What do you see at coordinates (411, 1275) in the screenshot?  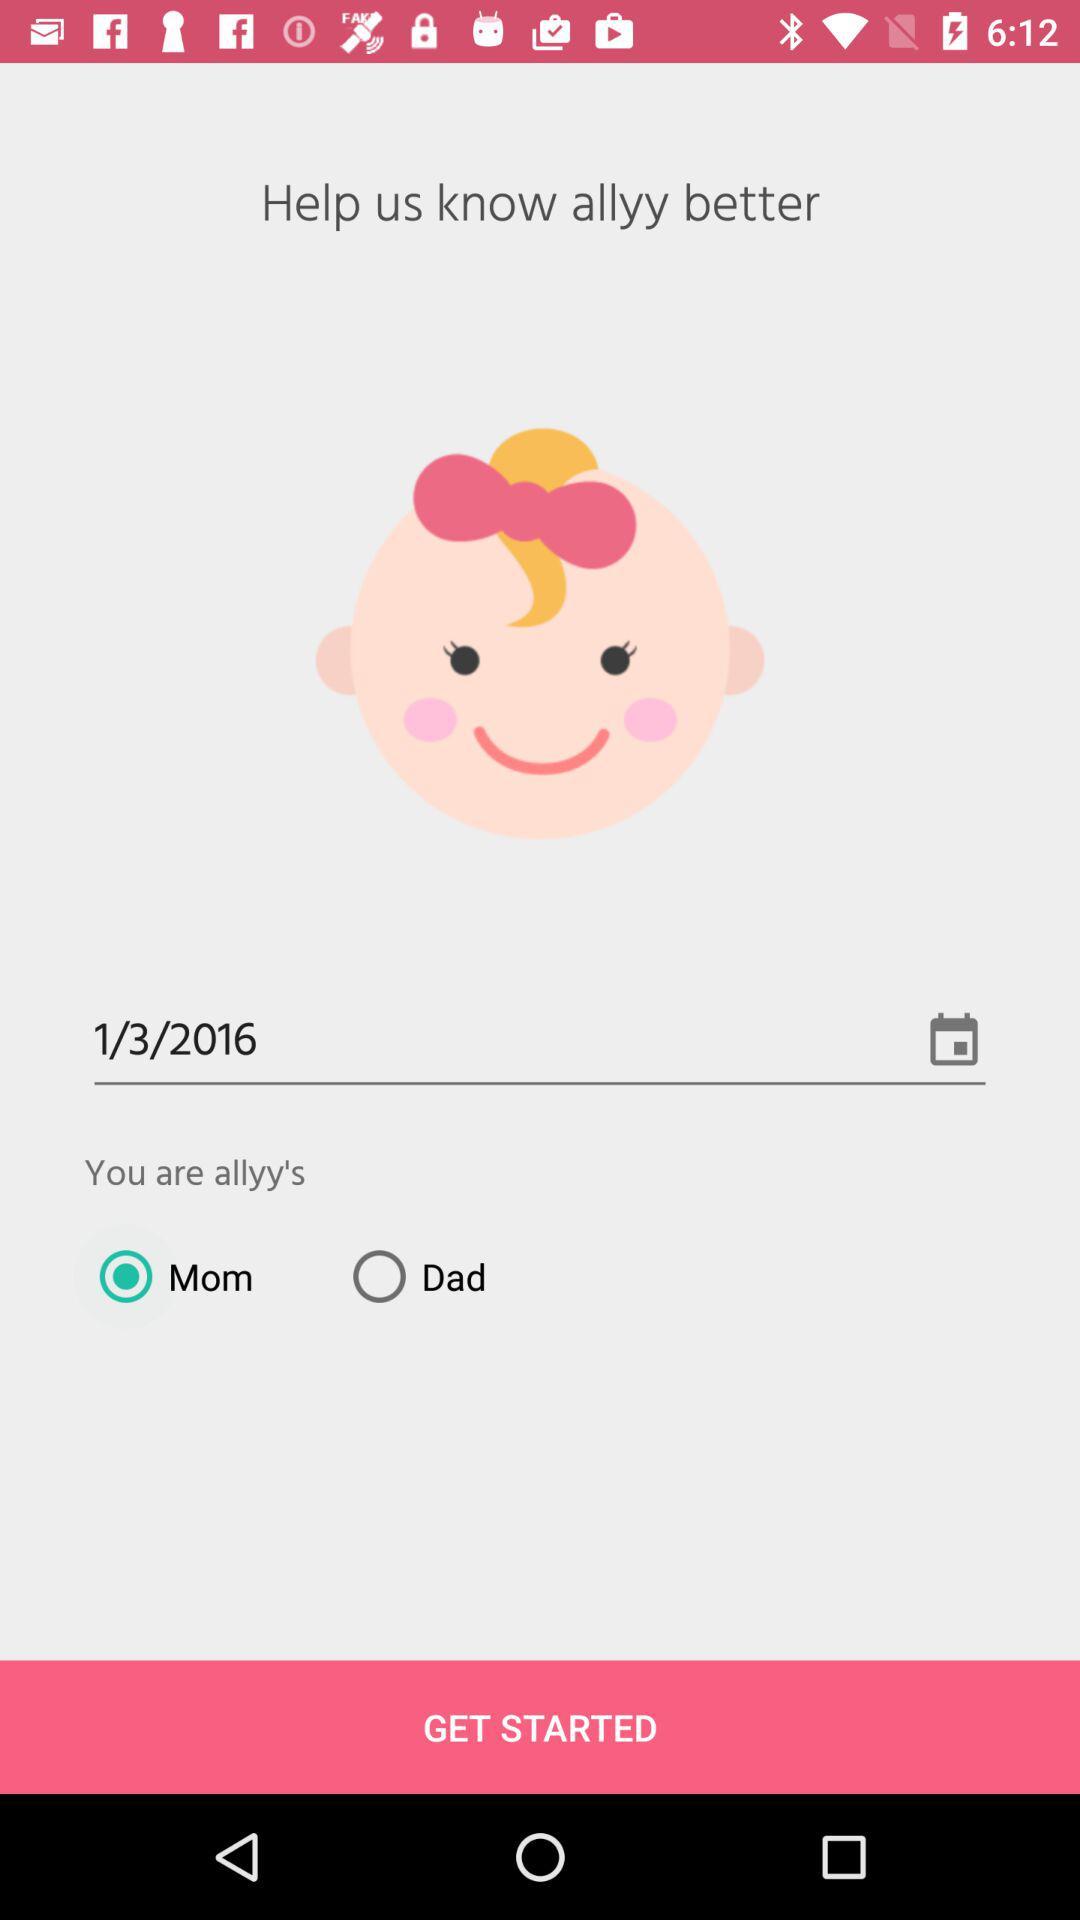 I see `the dad item` at bounding box center [411, 1275].